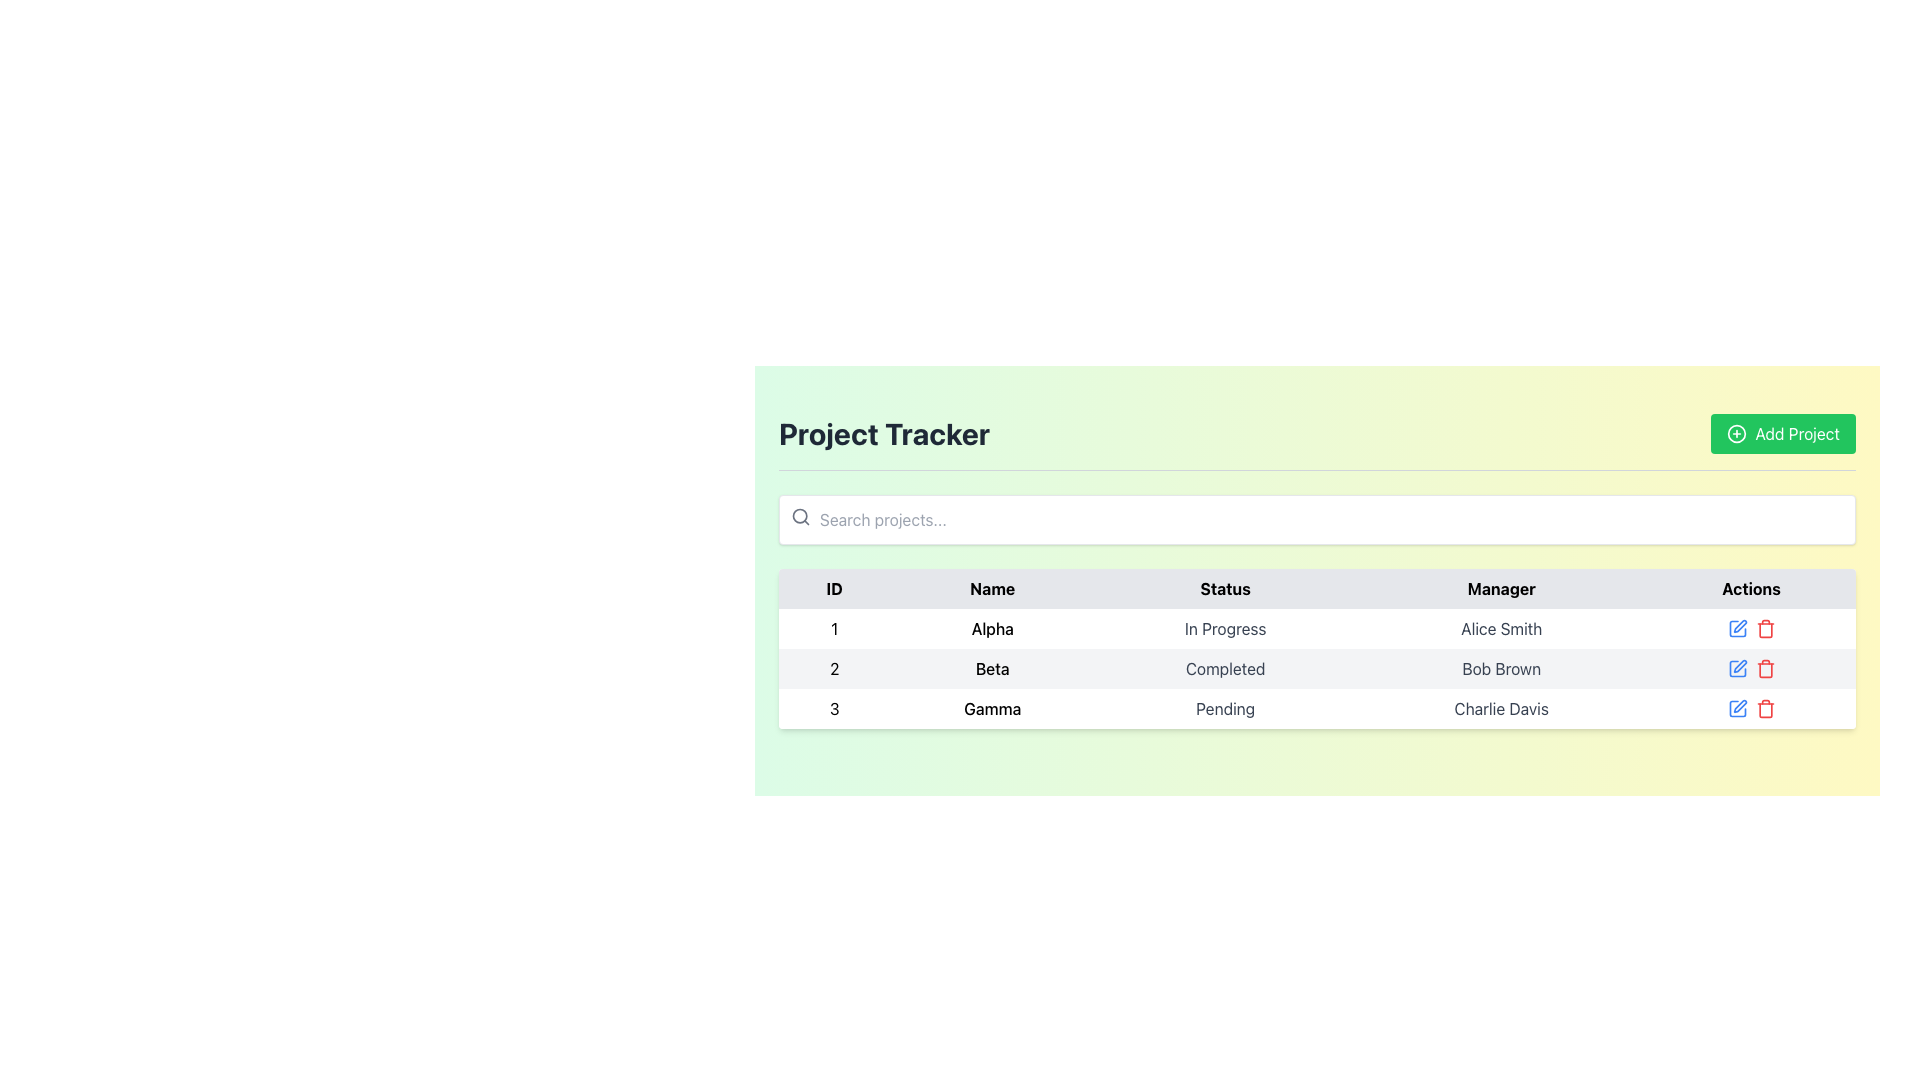 Image resolution: width=1920 pixels, height=1080 pixels. I want to click on the edit button located in the 'Actions' column of the last row for 'Gamma', so click(1739, 705).